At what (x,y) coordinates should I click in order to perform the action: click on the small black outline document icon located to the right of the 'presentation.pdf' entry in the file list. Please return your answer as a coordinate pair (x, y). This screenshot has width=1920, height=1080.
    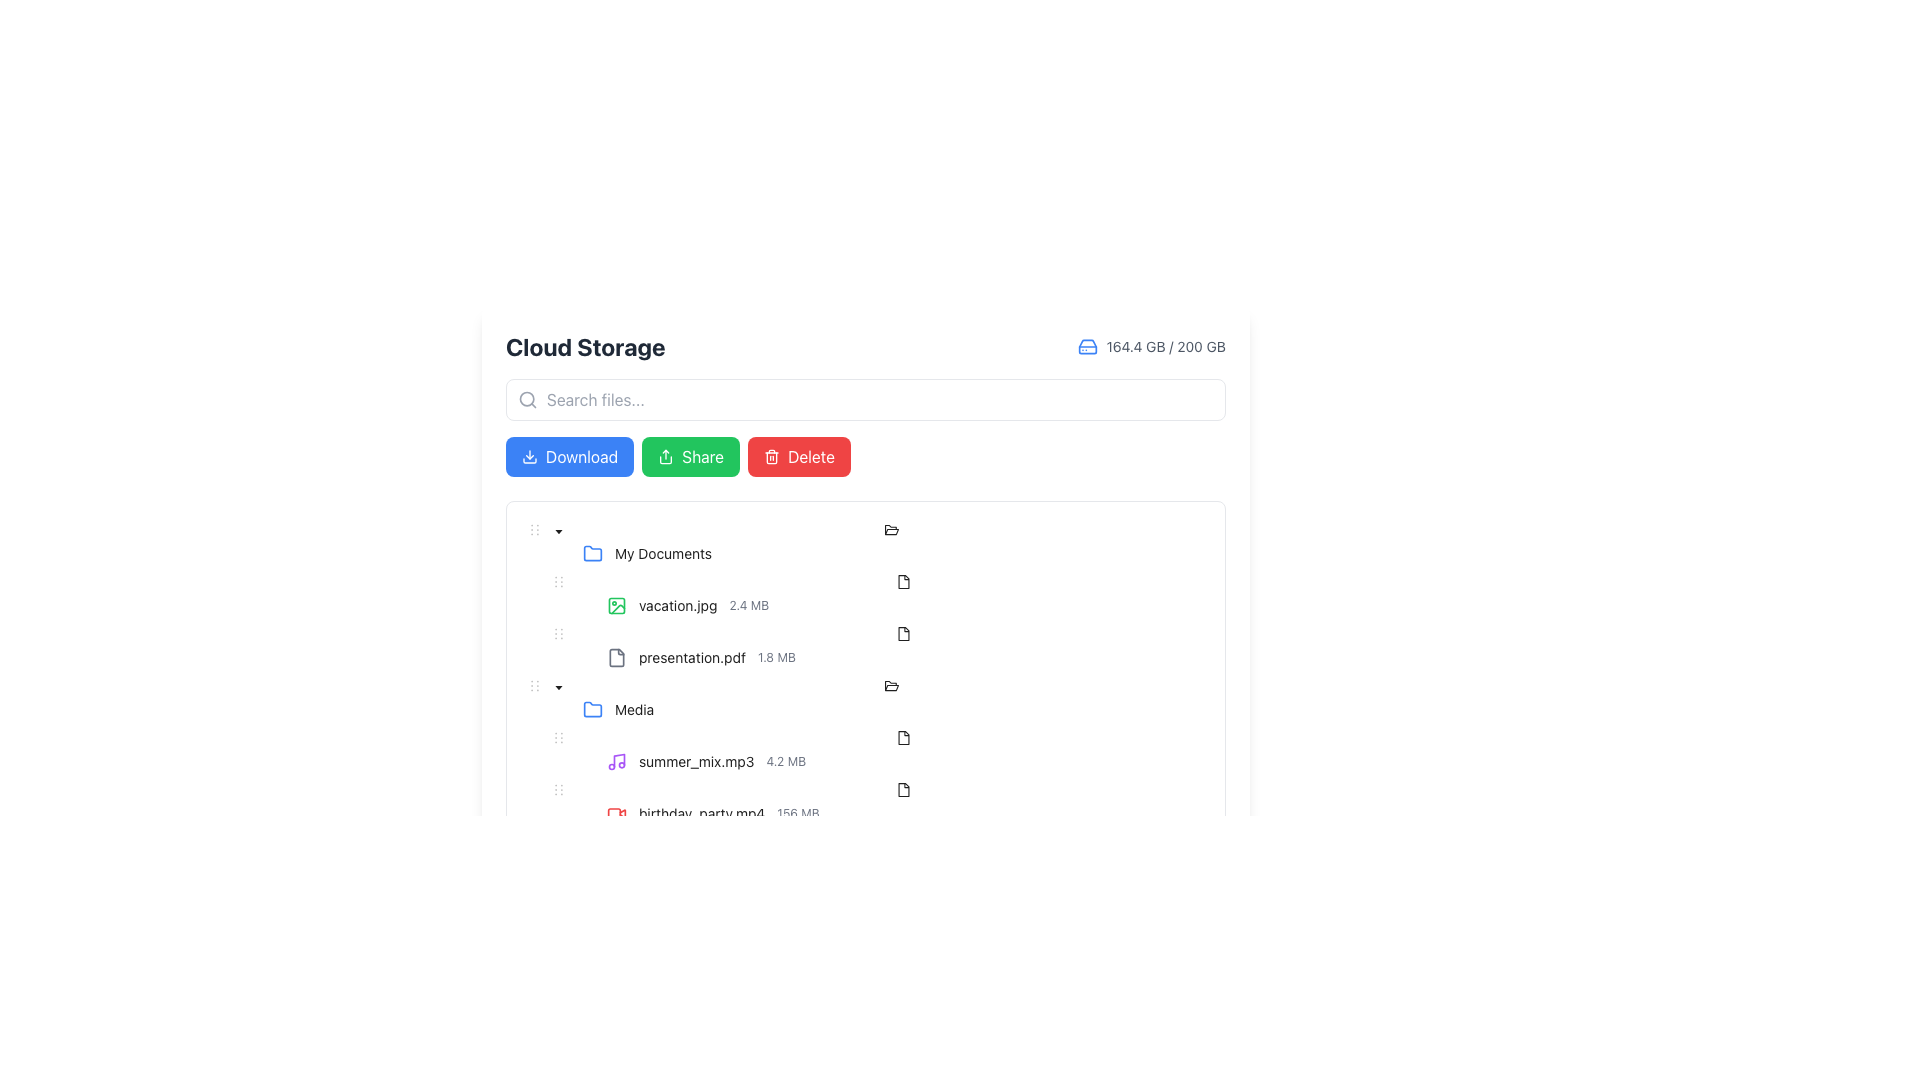
    Looking at the image, I should click on (902, 633).